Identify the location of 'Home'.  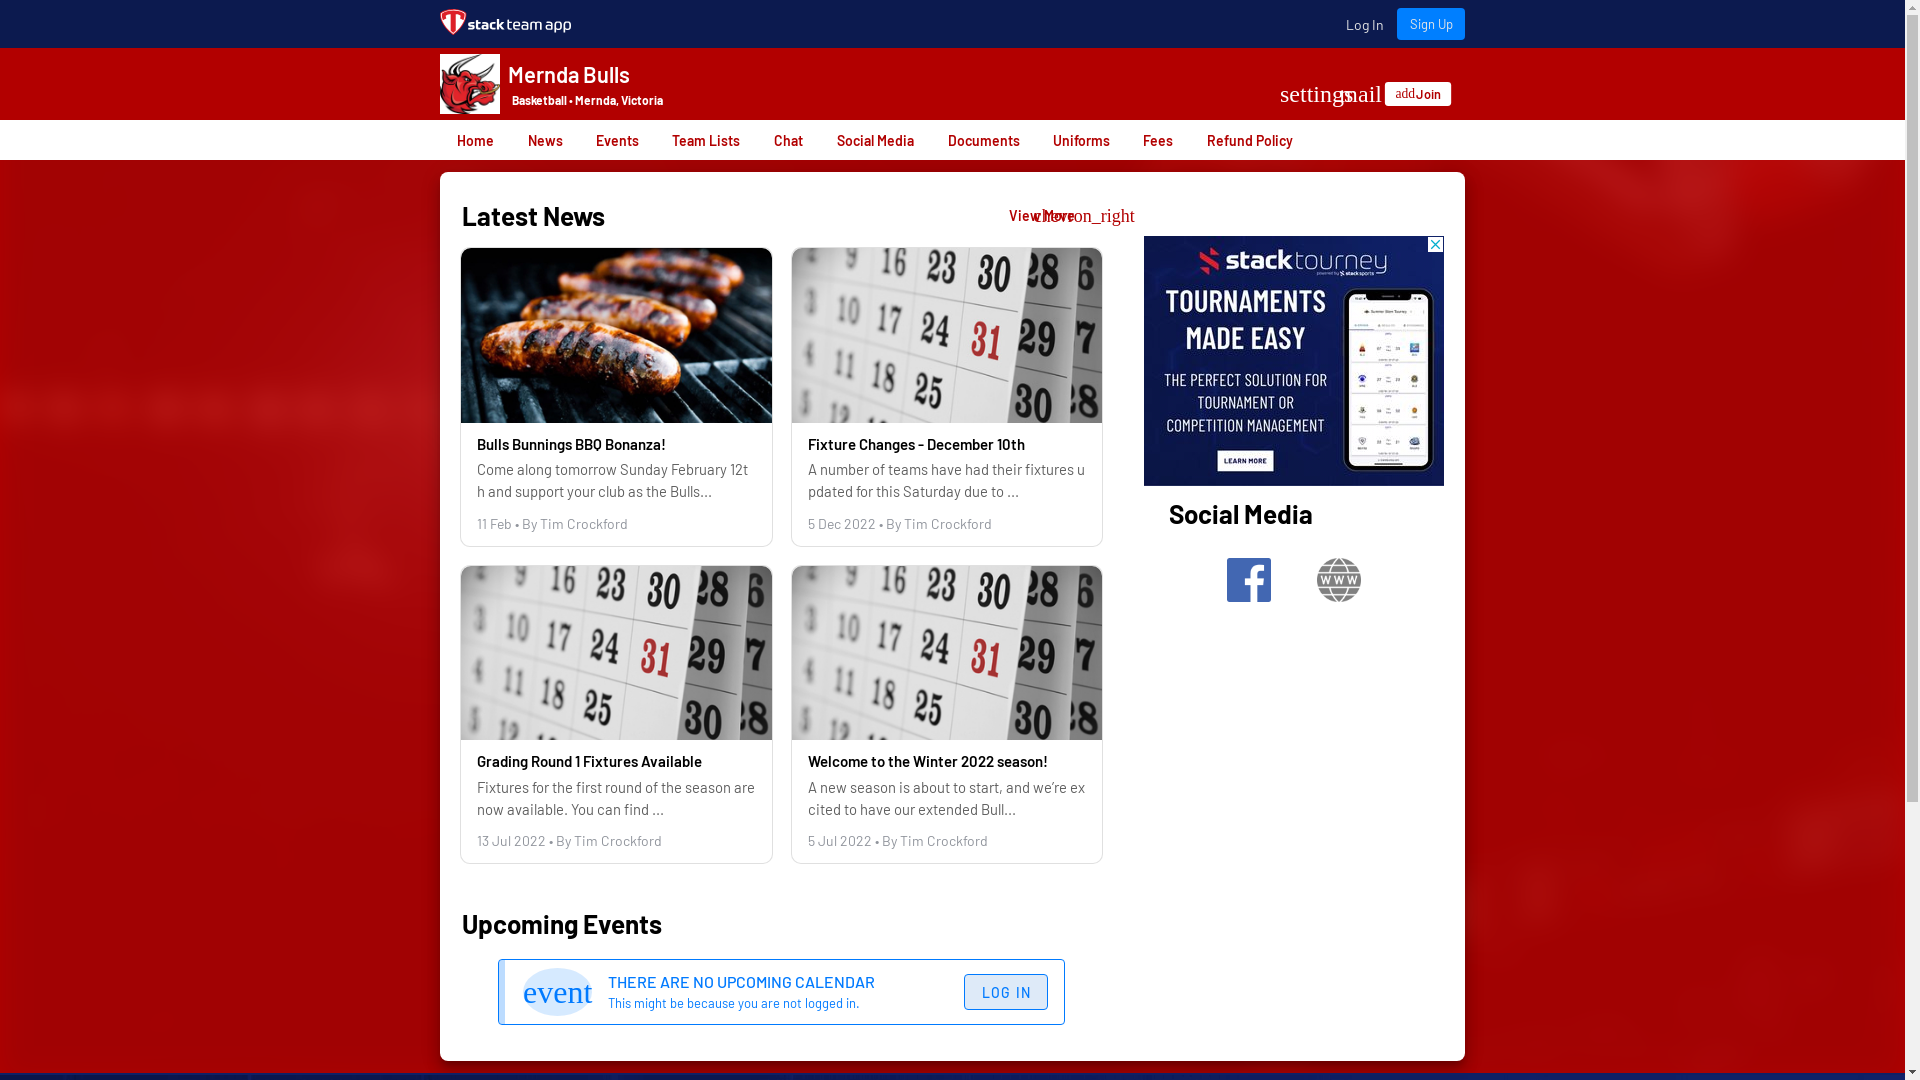
(439, 138).